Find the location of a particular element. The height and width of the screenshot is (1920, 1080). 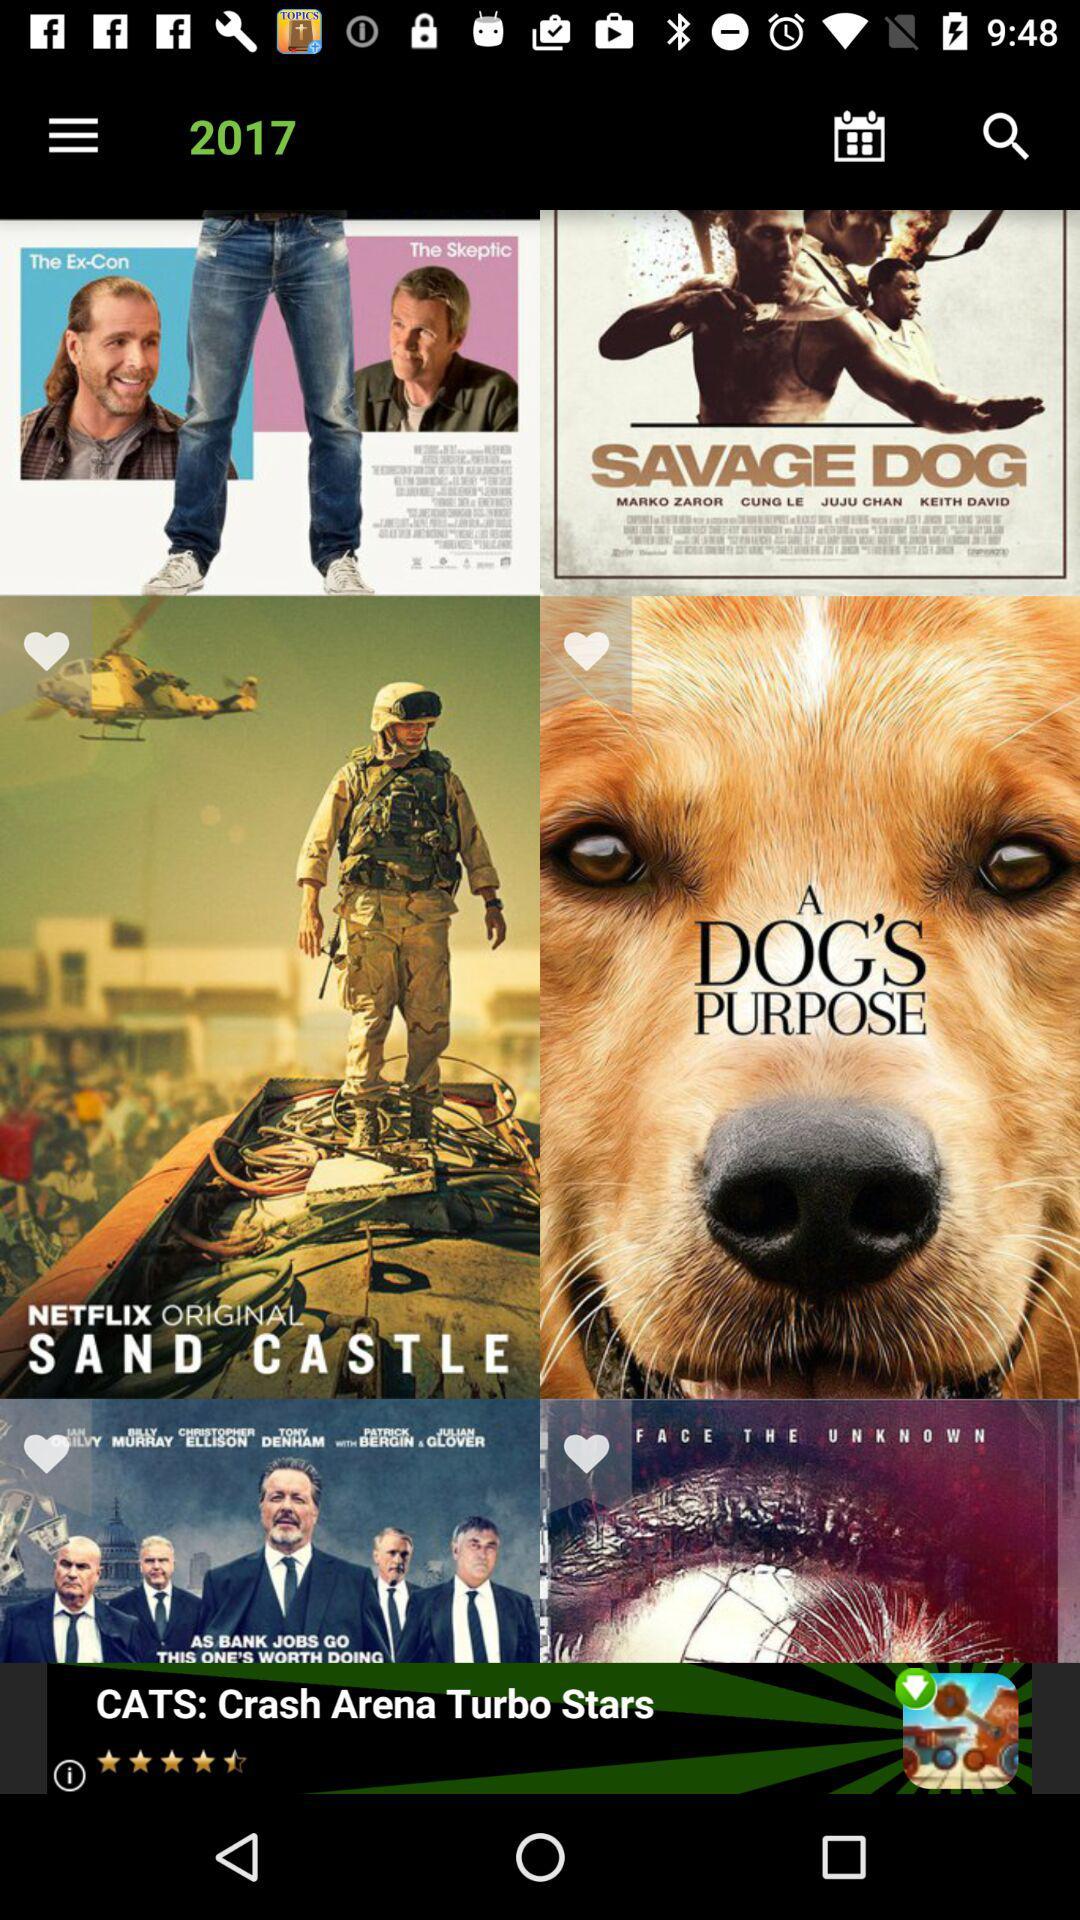

advertisement is located at coordinates (538, 1727).